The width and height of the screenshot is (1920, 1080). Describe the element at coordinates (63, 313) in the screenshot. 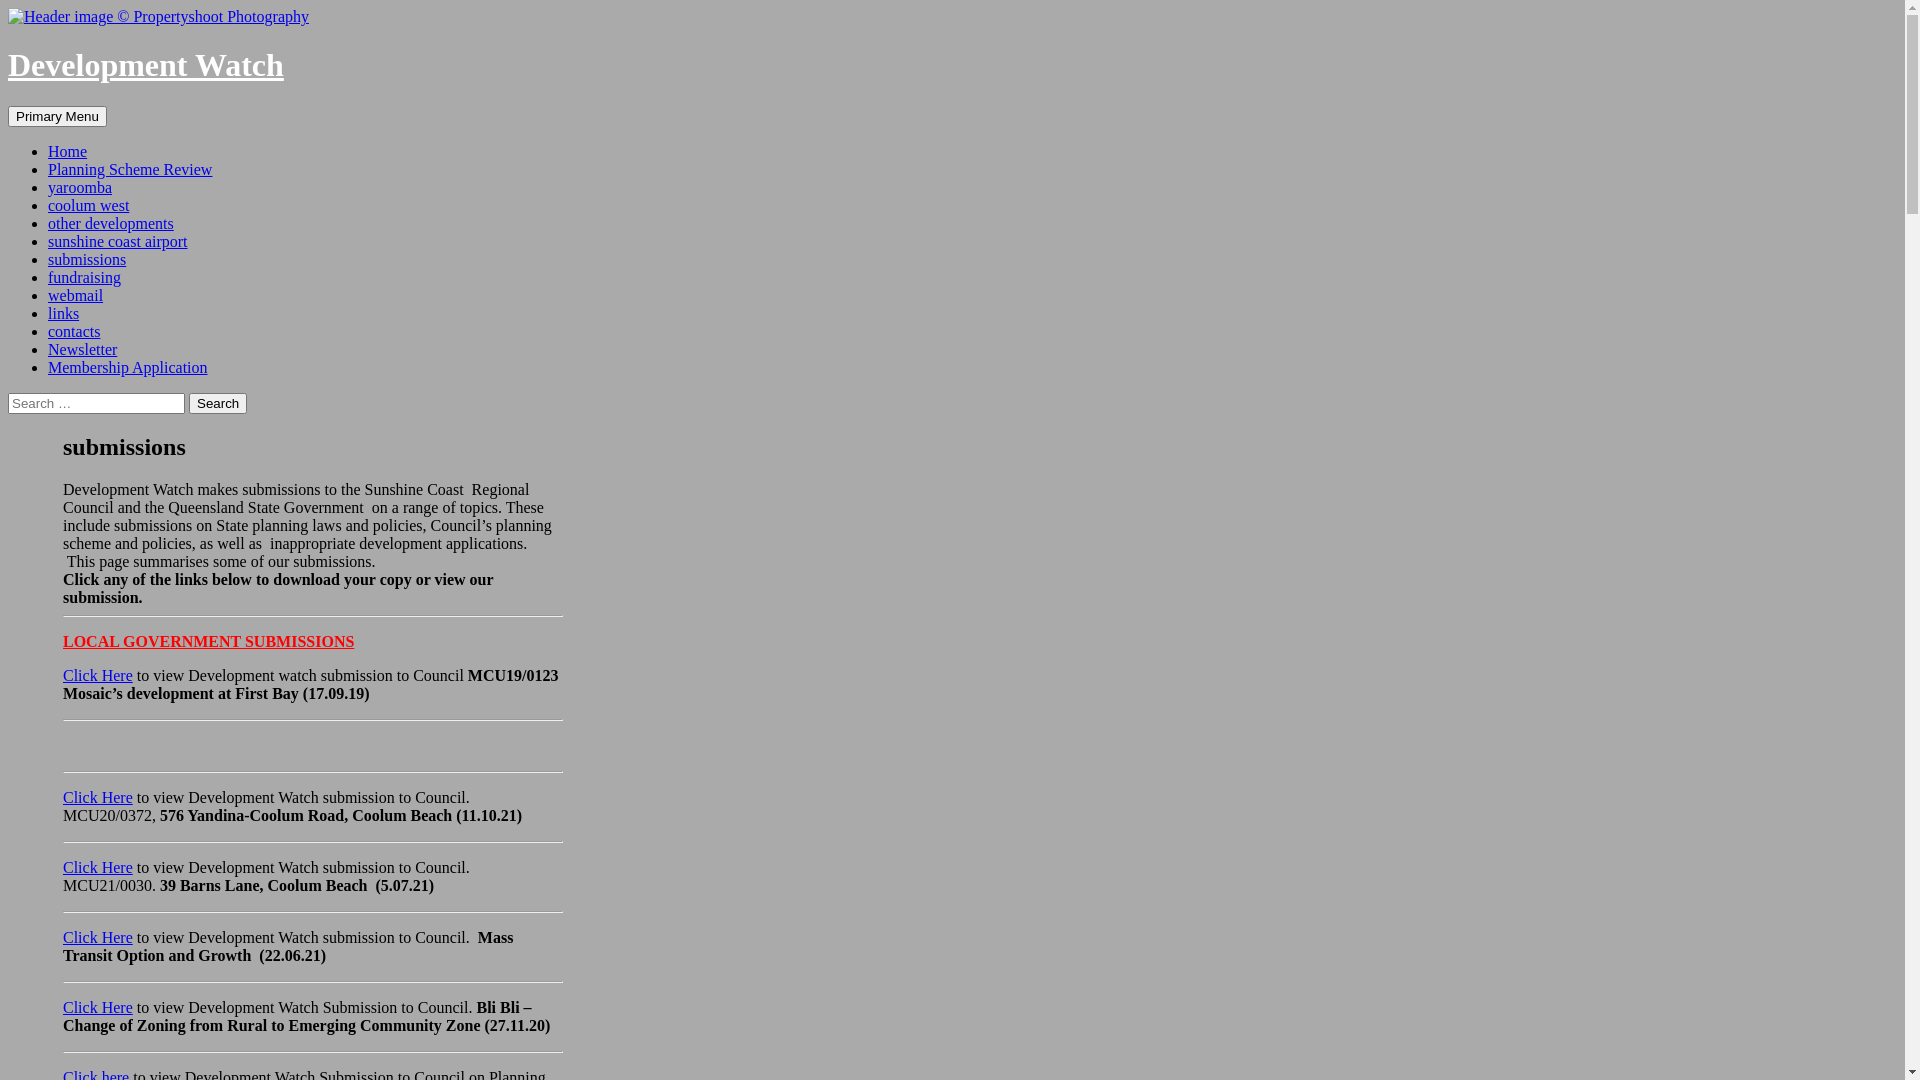

I see `'links'` at that location.